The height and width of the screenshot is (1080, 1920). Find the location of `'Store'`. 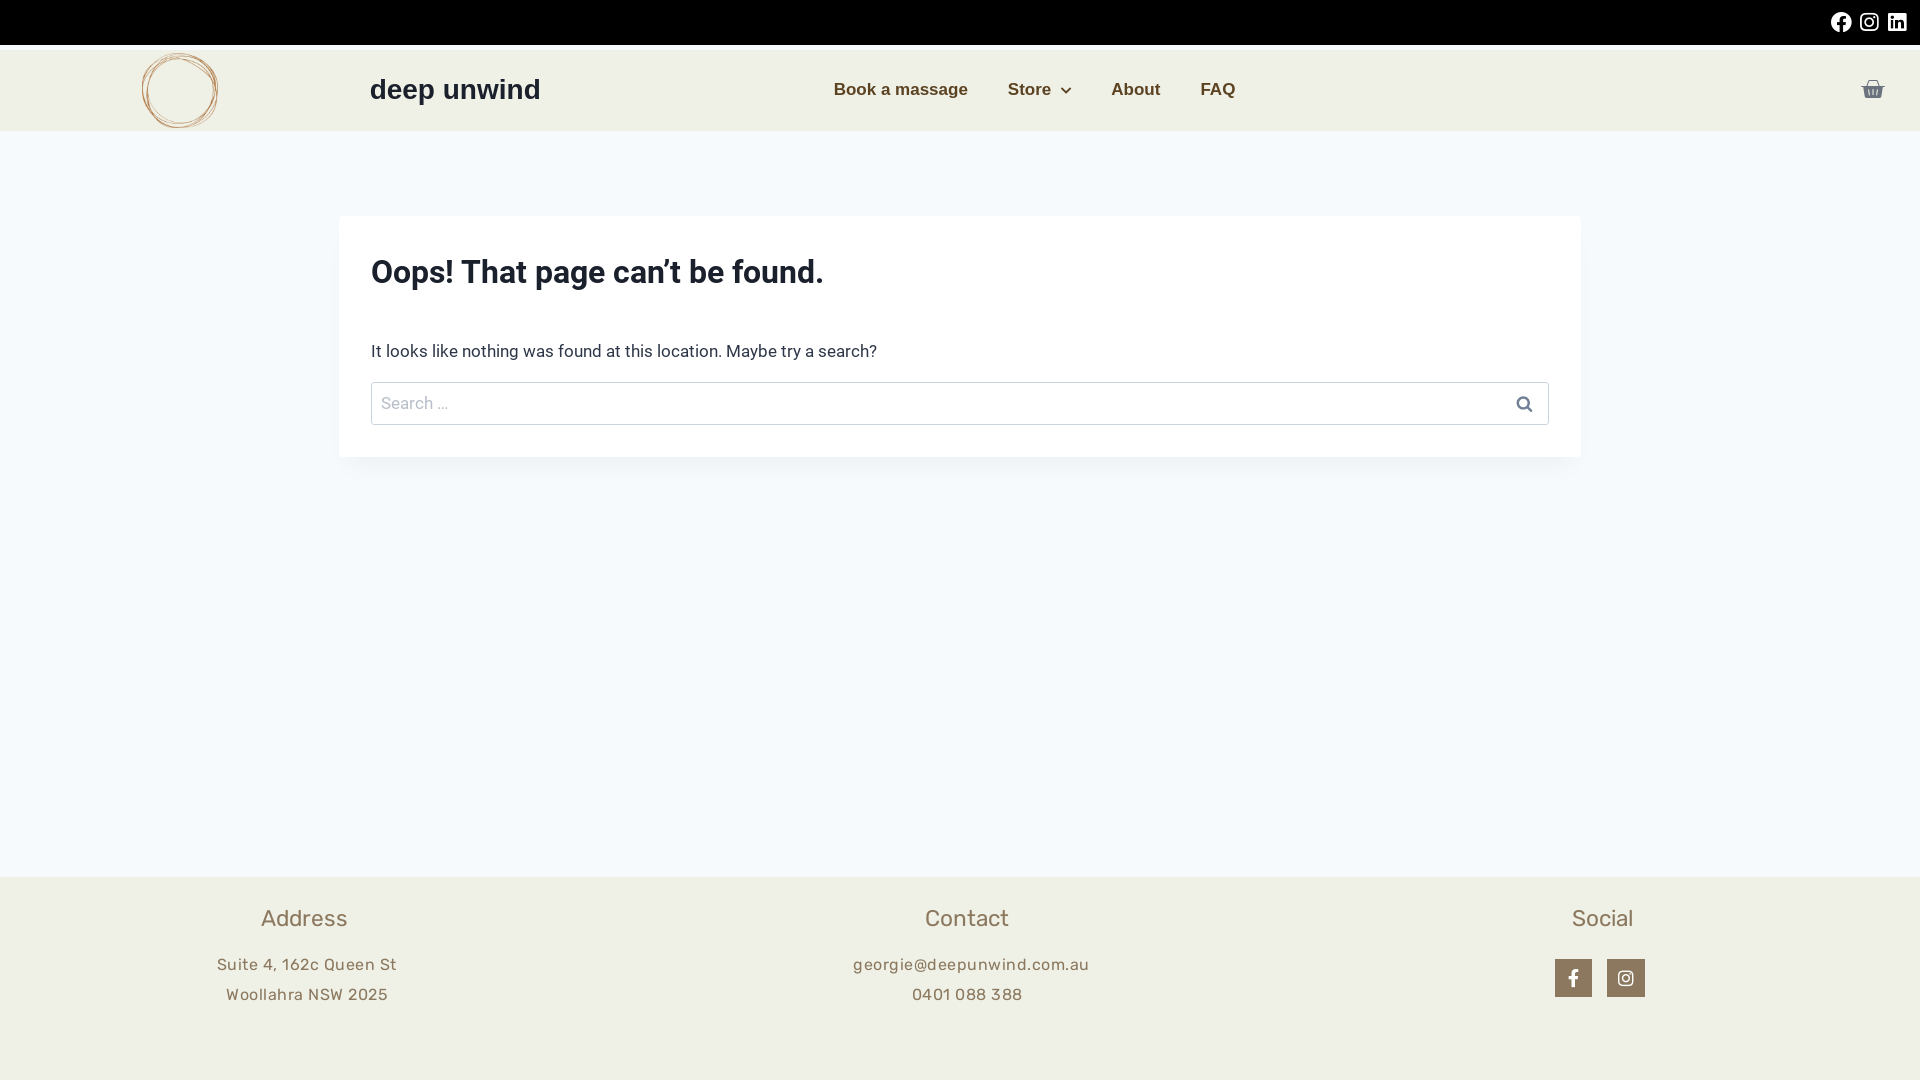

'Store' is located at coordinates (1039, 88).